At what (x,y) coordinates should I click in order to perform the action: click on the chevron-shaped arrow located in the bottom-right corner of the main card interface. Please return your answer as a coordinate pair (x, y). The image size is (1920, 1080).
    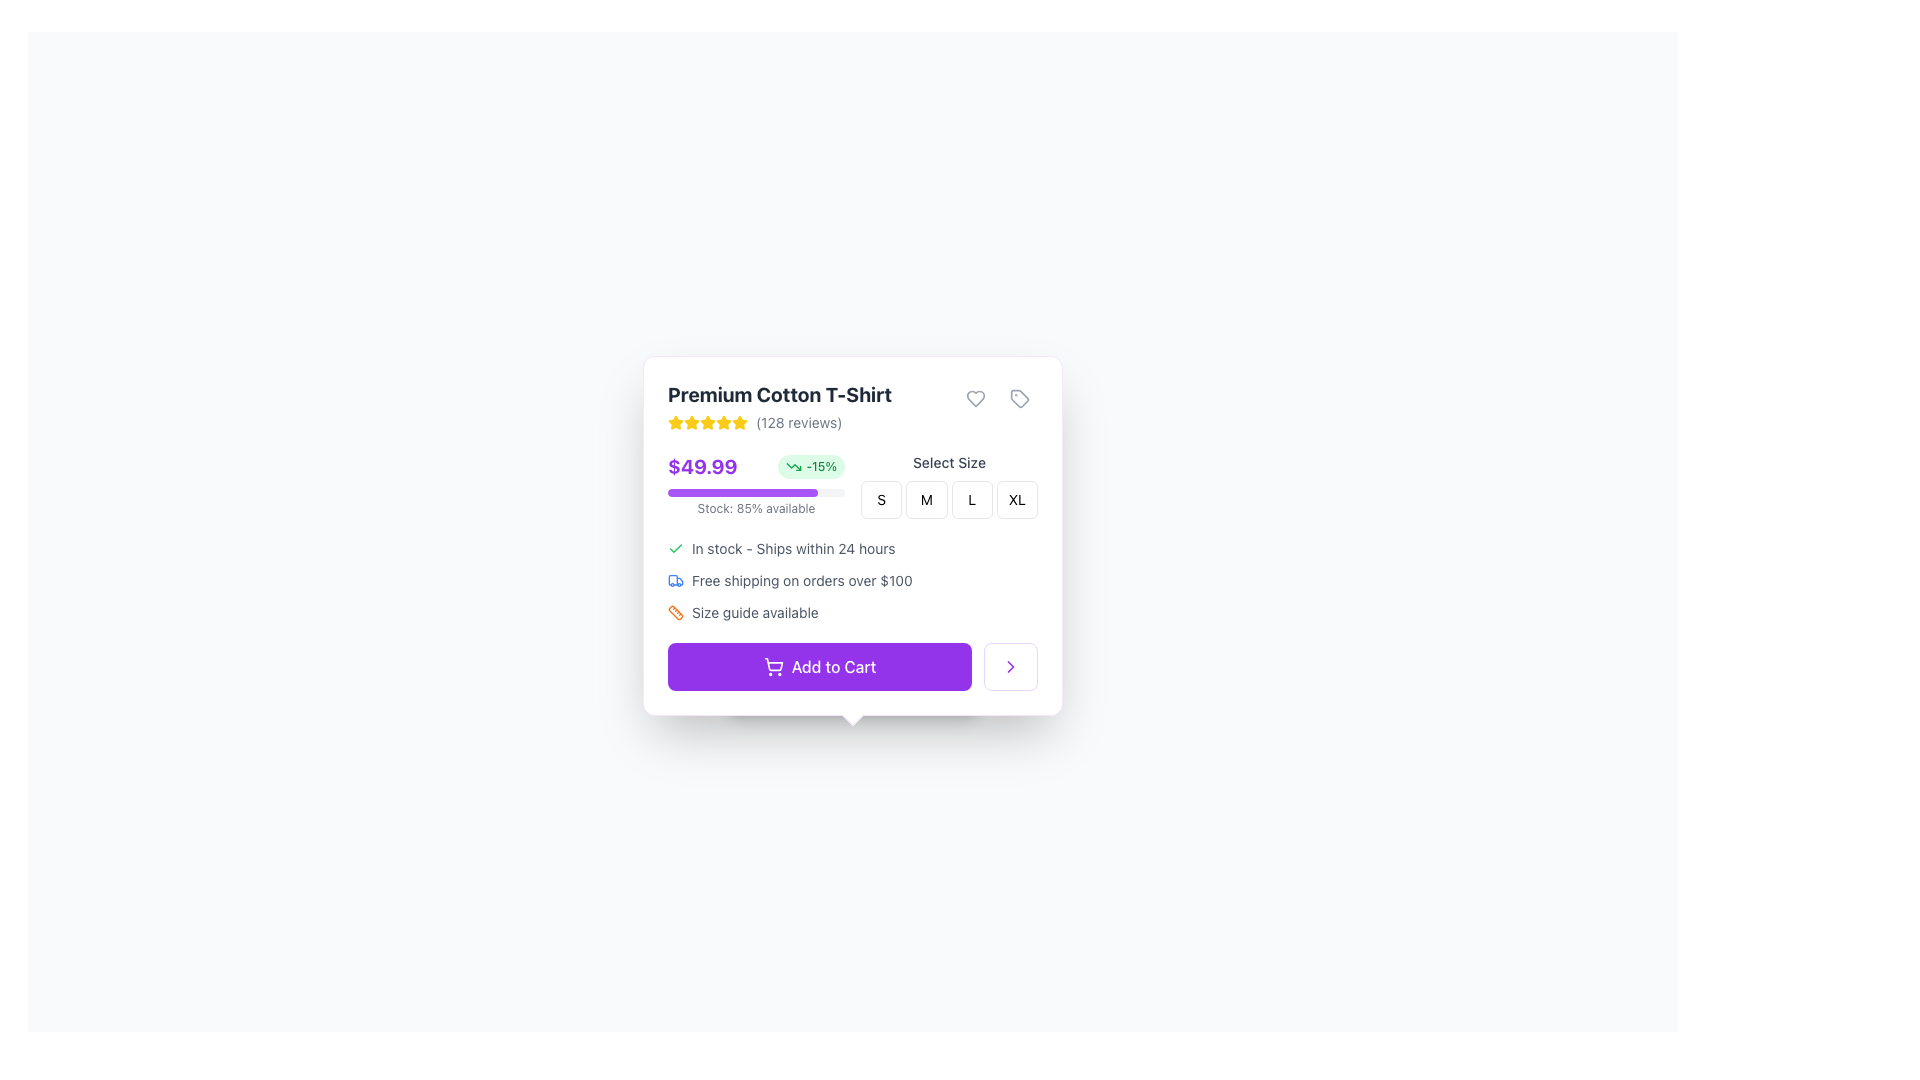
    Looking at the image, I should click on (1011, 667).